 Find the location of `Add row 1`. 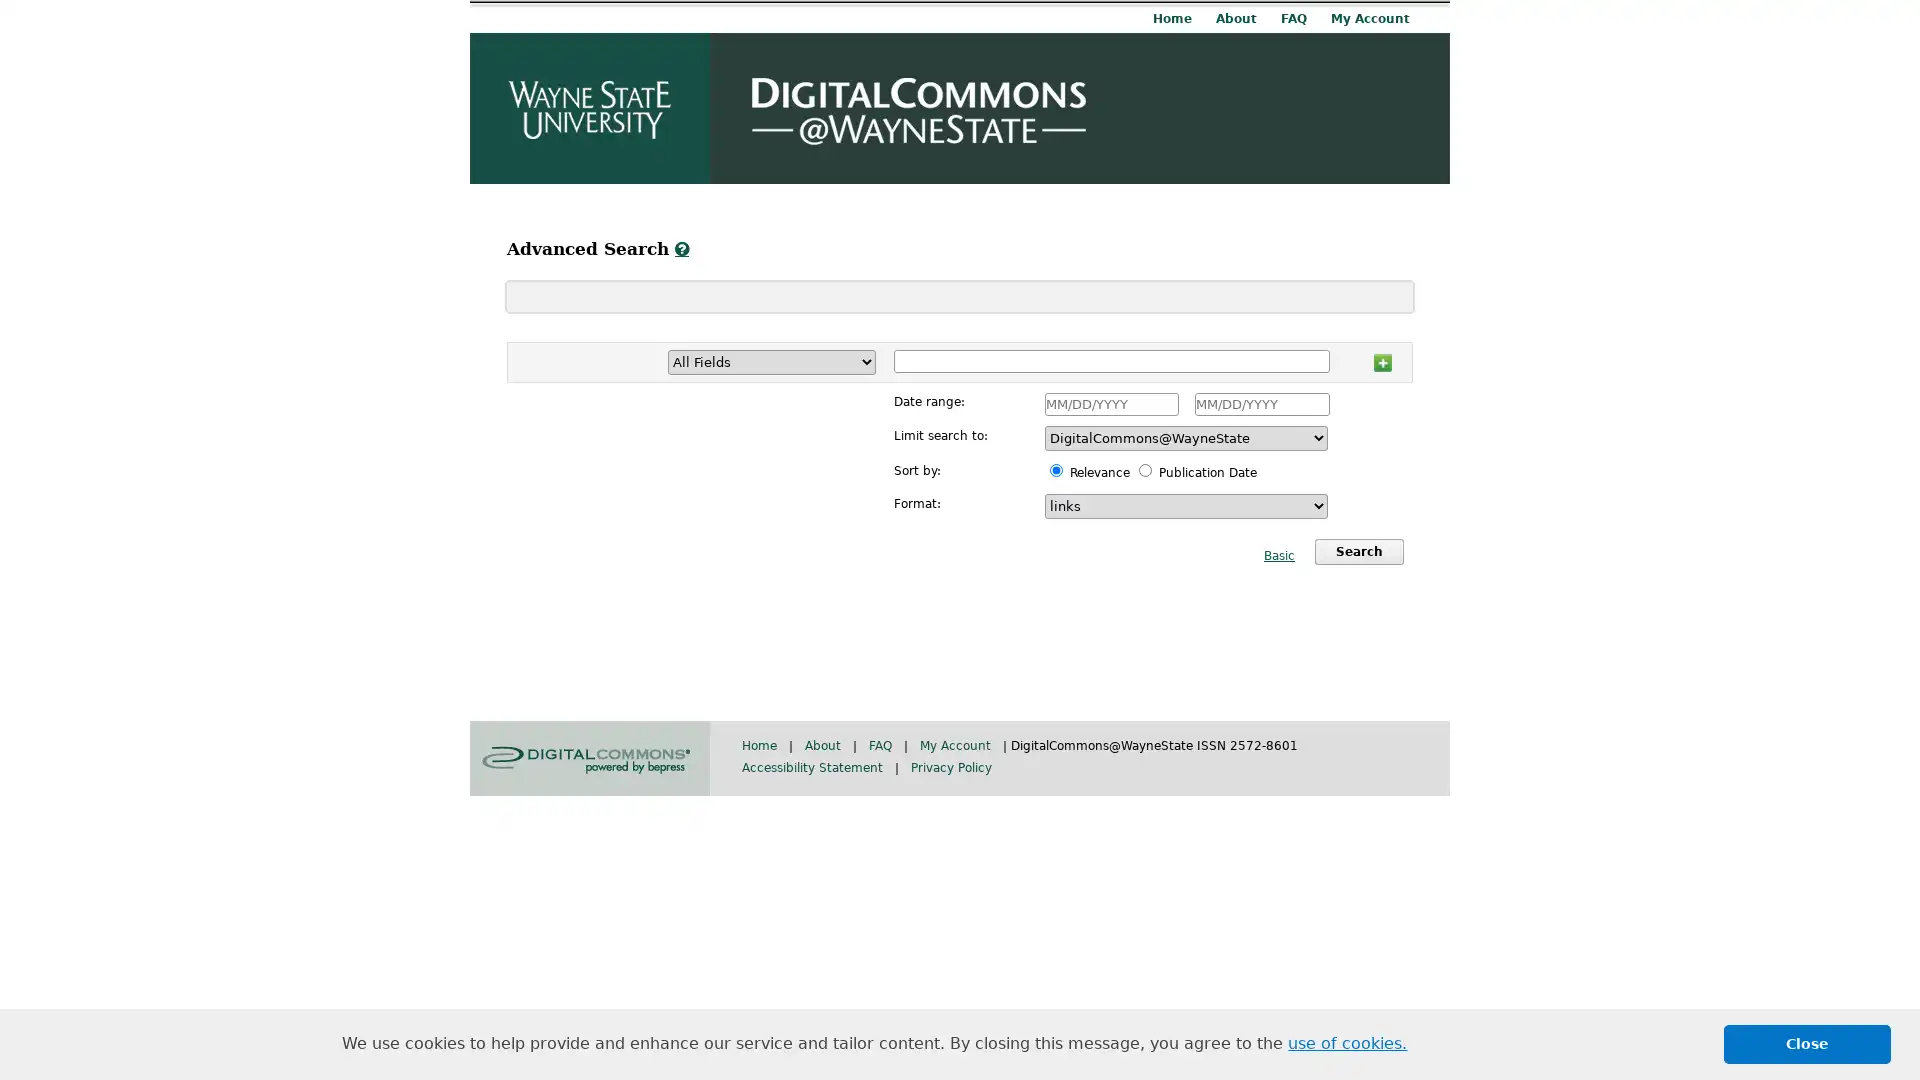

Add row 1 is located at coordinates (1381, 358).